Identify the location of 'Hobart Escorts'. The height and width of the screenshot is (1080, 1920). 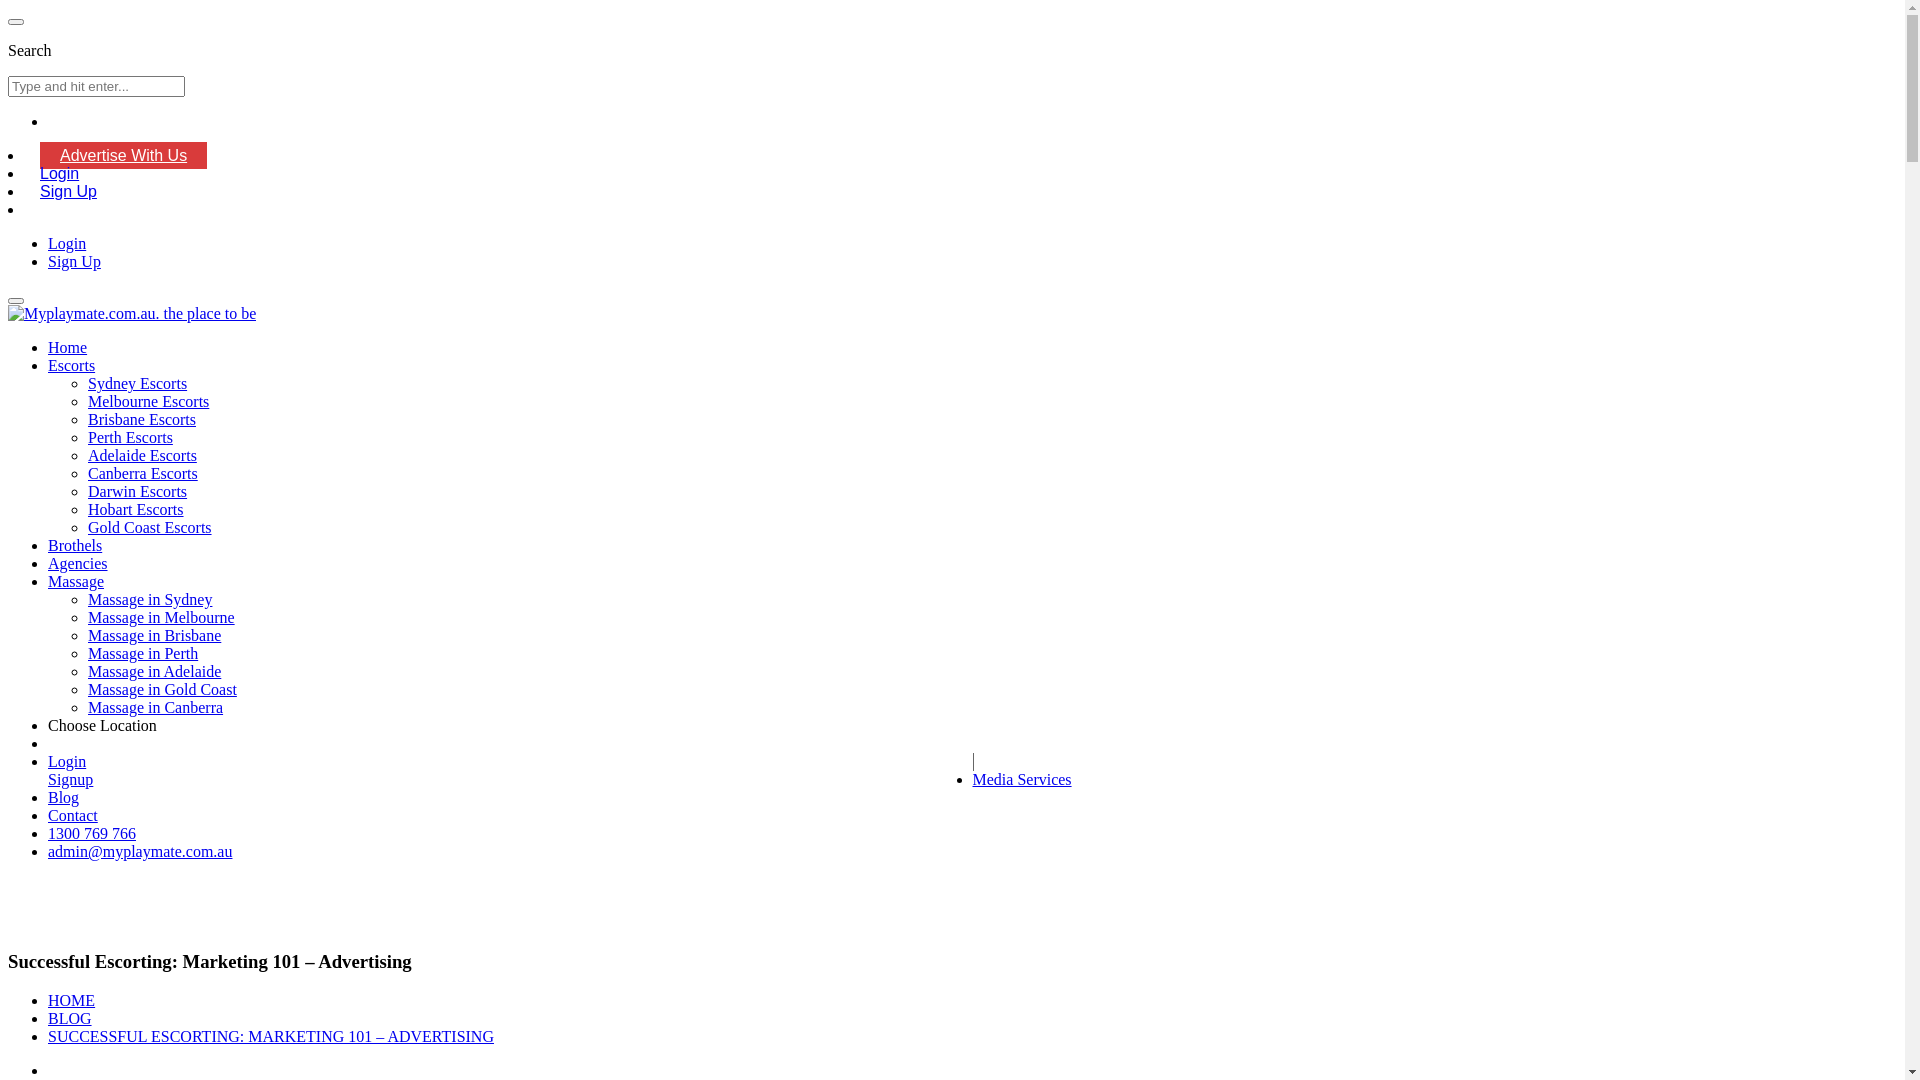
(86, 508).